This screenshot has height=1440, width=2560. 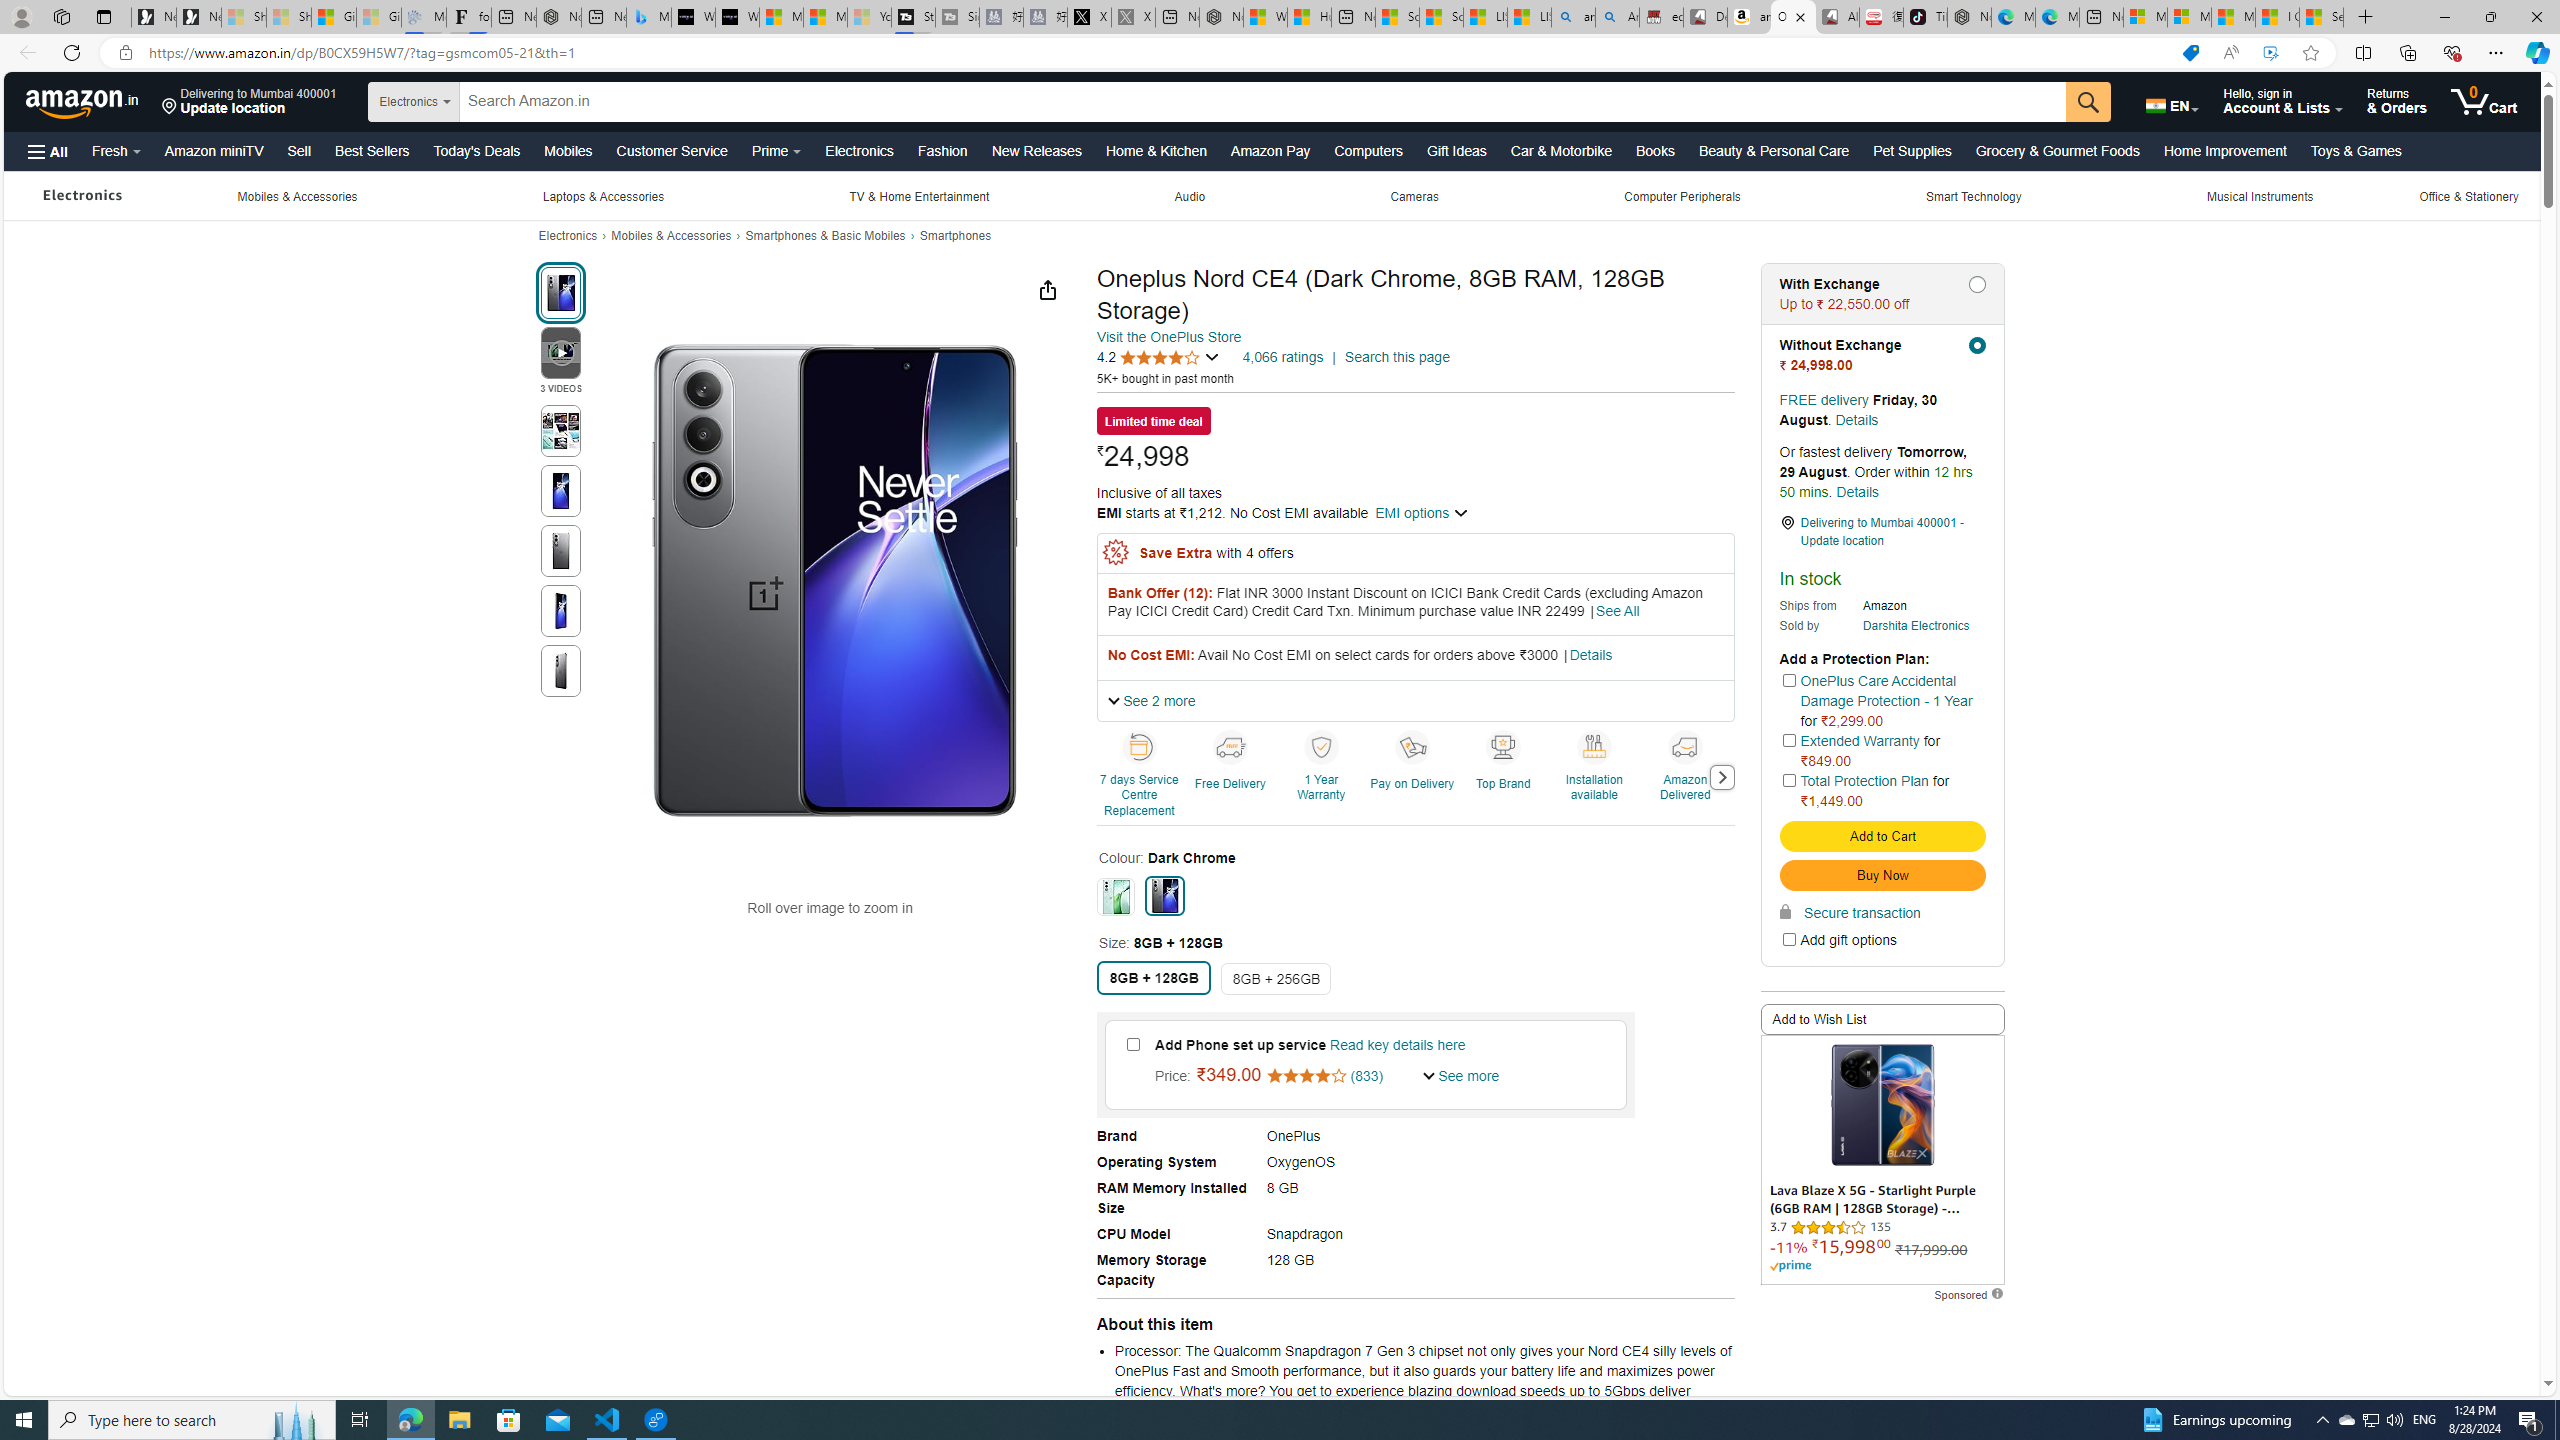 I want to click on 'Hello, sign in Account & Lists', so click(x=2282, y=100).